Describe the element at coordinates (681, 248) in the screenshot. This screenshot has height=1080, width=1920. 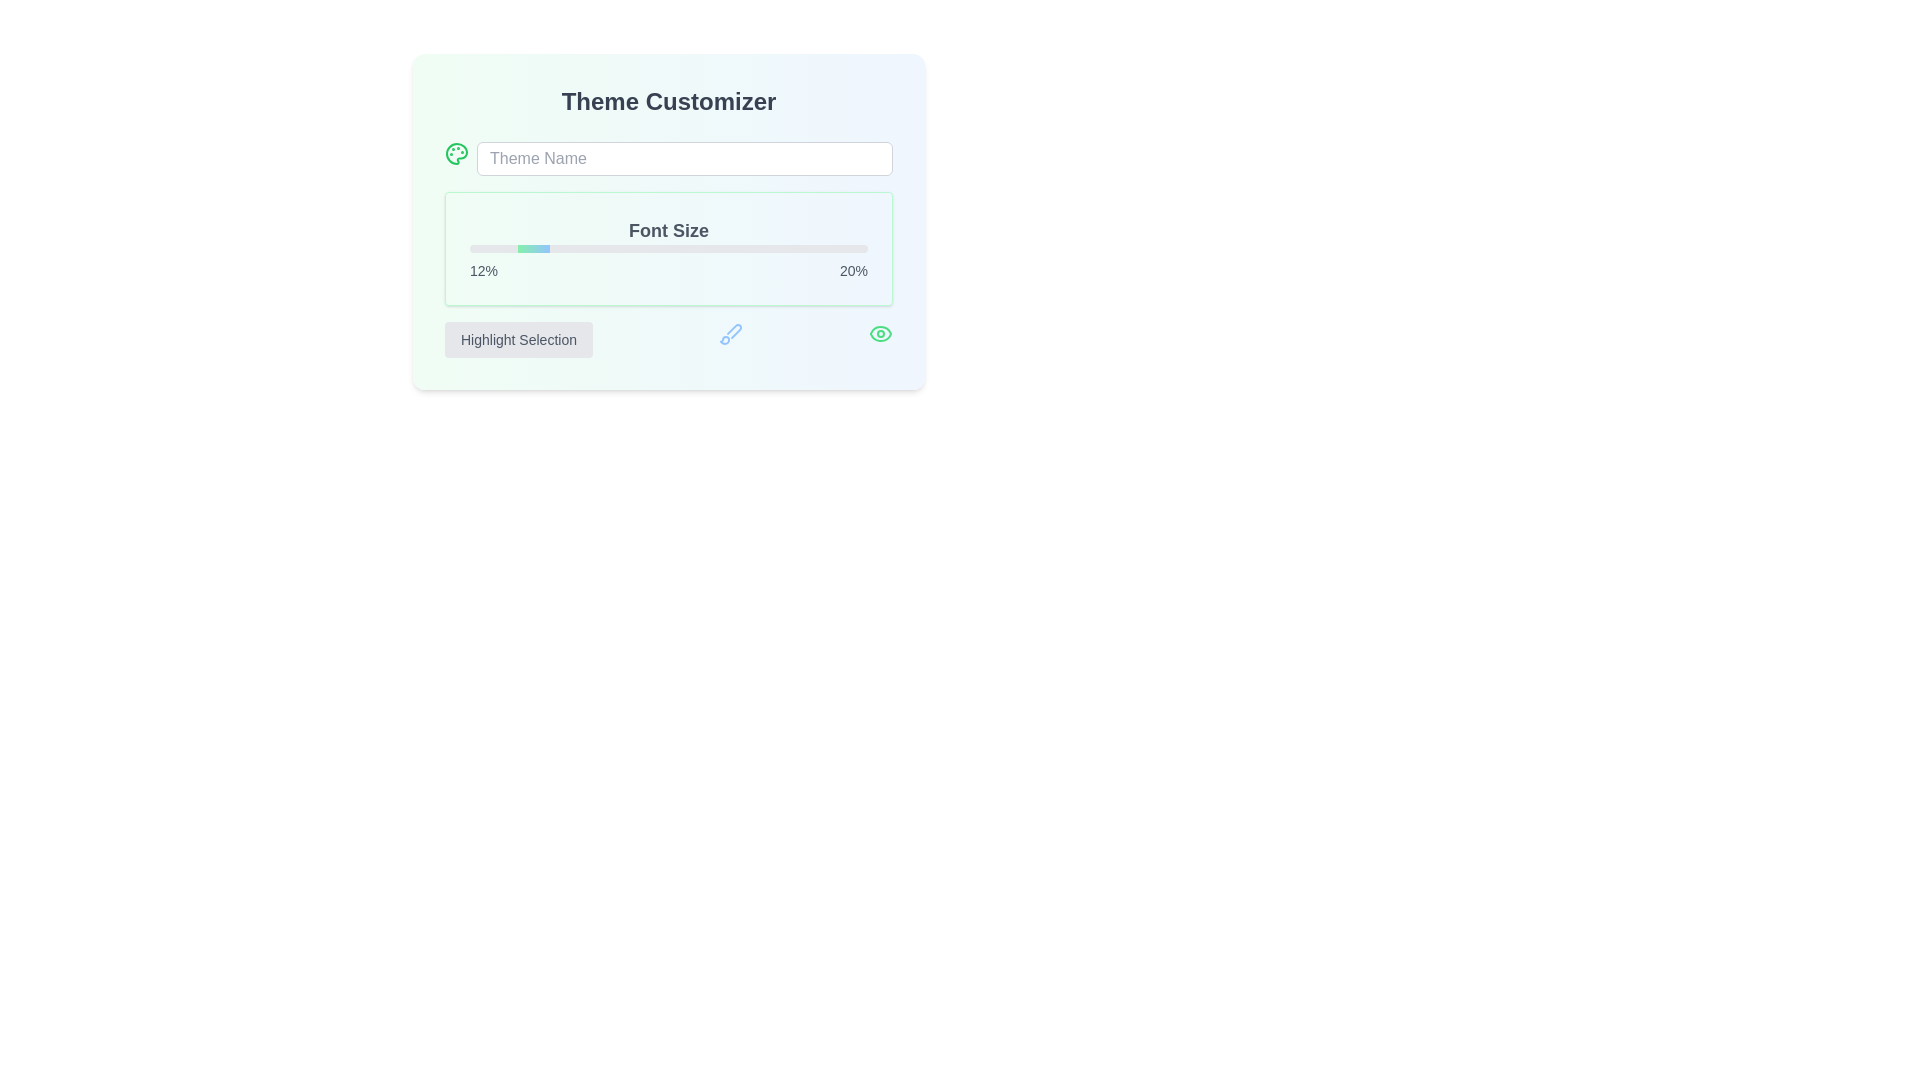
I see `the slider` at that location.